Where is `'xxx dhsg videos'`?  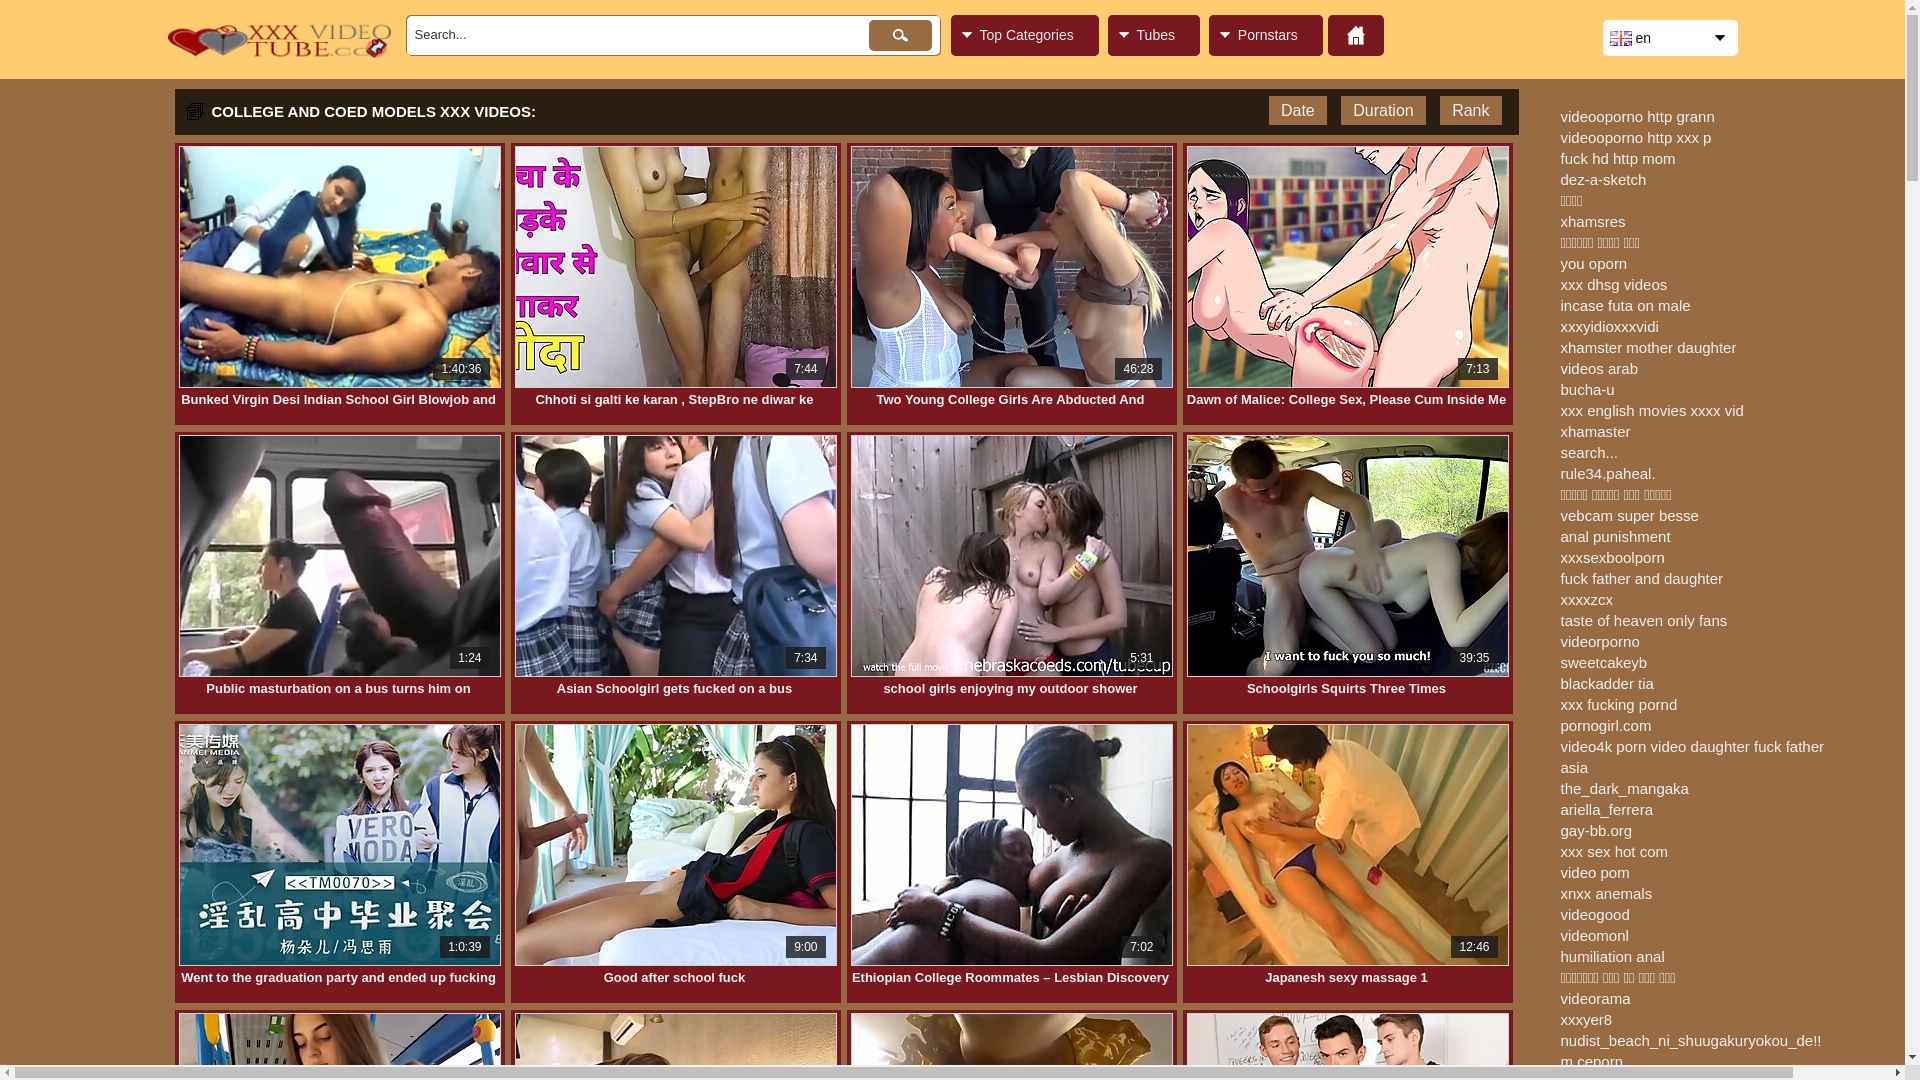 'xxx dhsg videos' is located at coordinates (1613, 284).